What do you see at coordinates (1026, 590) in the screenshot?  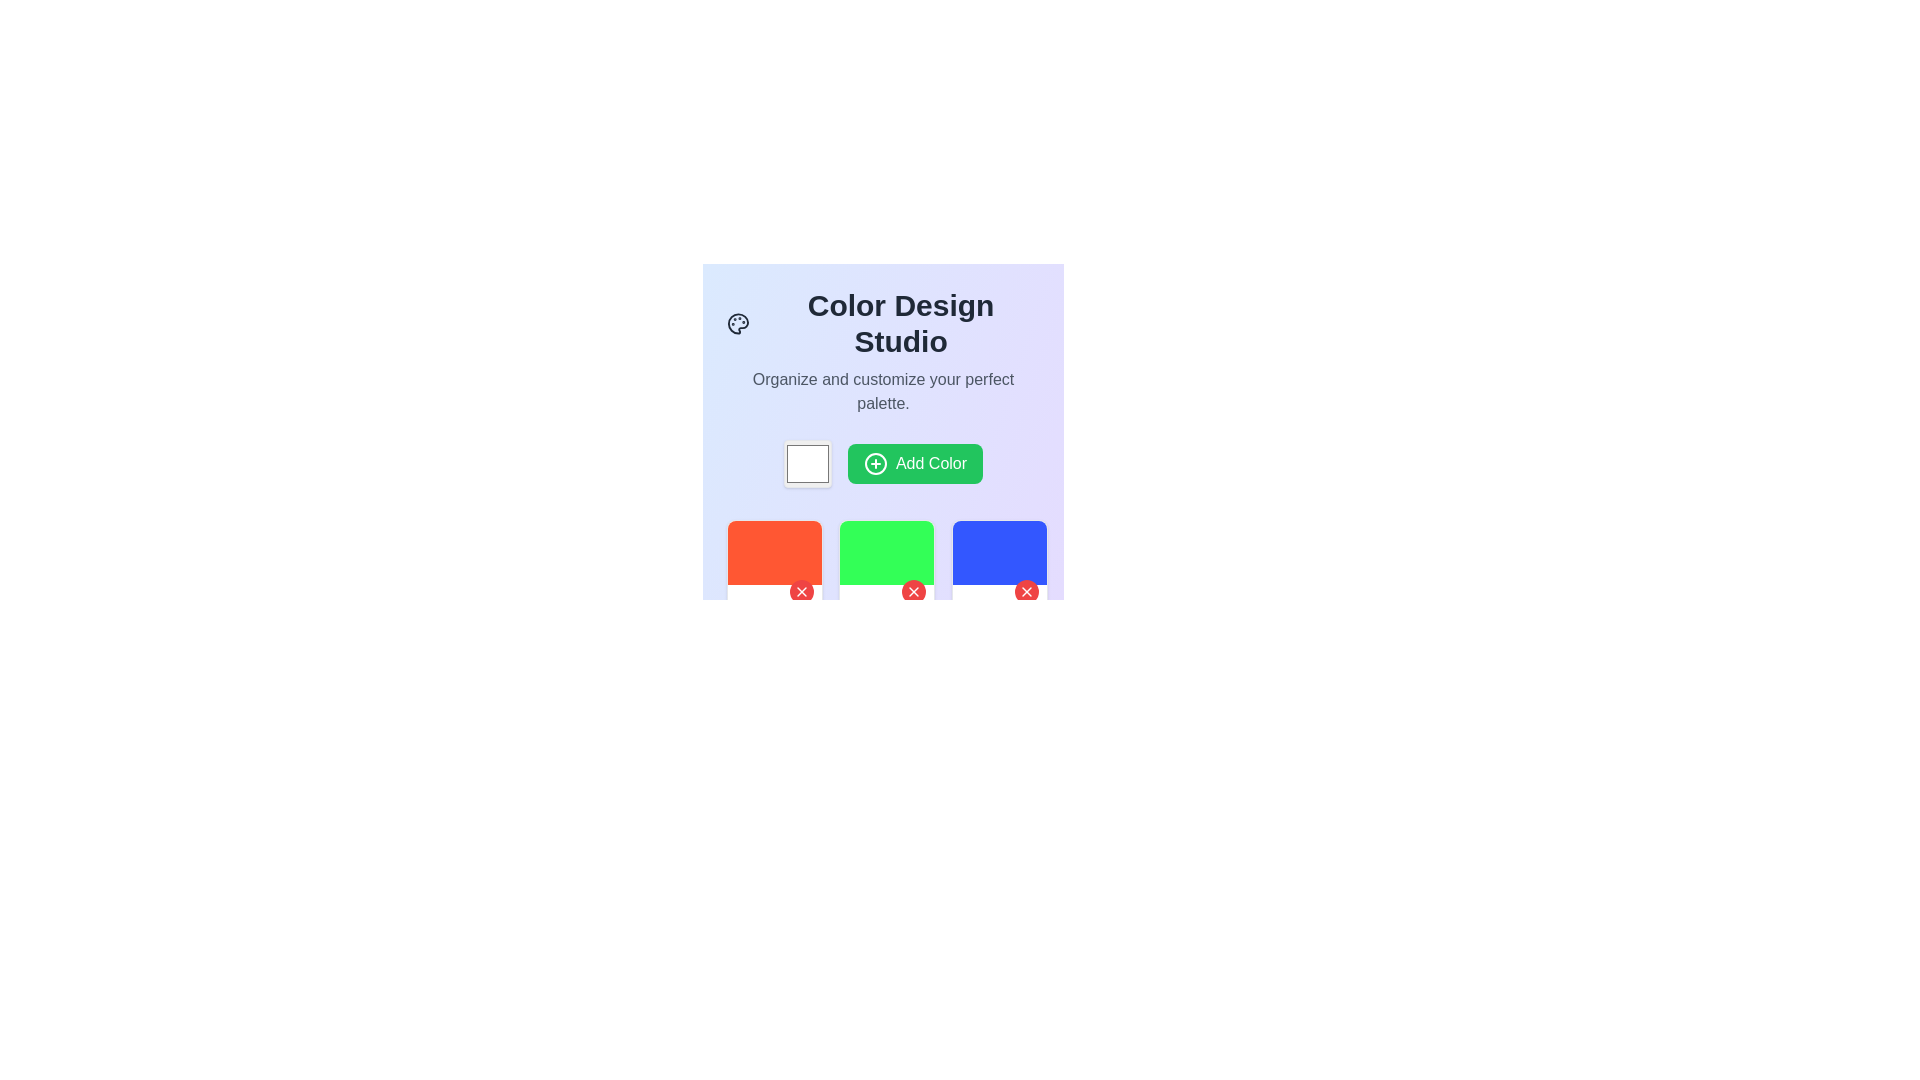 I see `the delete button located at the bottom right corner of the blue card` at bounding box center [1026, 590].